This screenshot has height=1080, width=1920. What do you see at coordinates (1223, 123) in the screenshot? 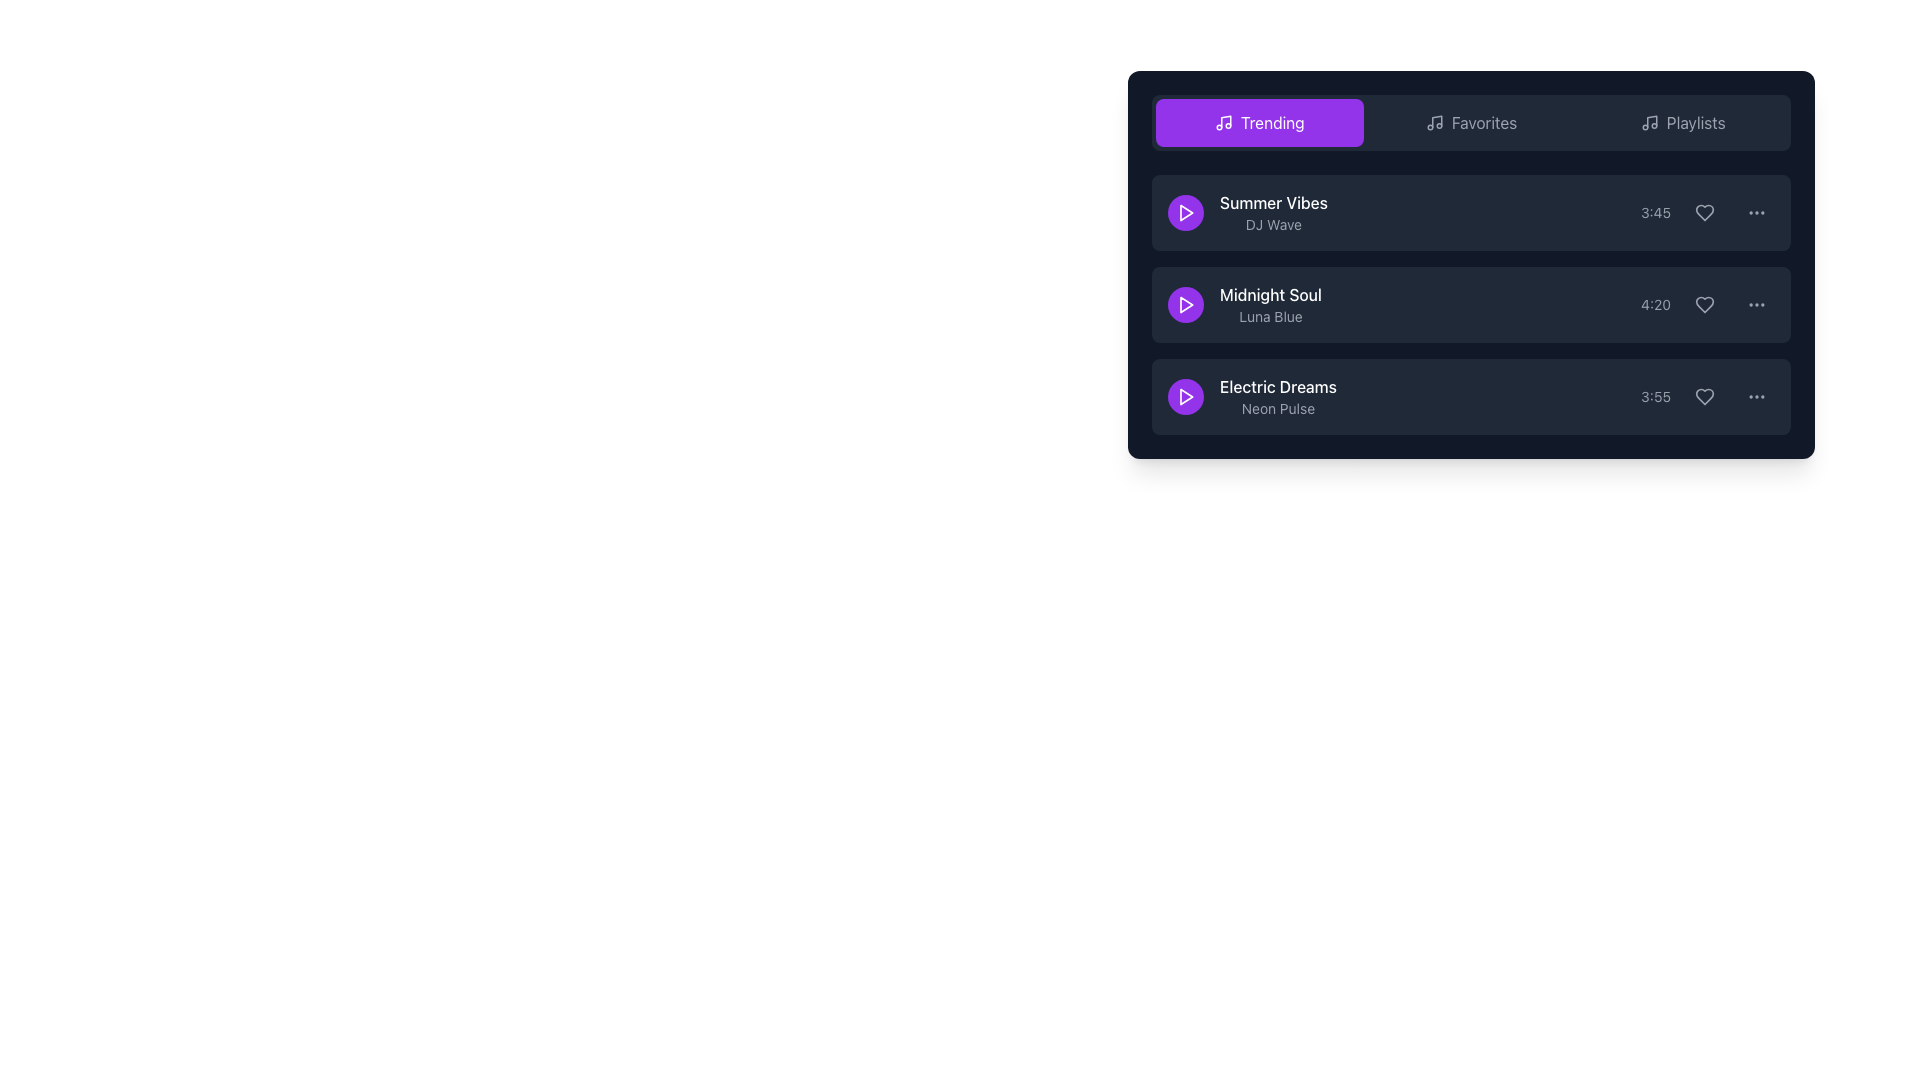
I see `the purple 'Trending' button which contains the musical notes icon located on its left side` at bounding box center [1223, 123].